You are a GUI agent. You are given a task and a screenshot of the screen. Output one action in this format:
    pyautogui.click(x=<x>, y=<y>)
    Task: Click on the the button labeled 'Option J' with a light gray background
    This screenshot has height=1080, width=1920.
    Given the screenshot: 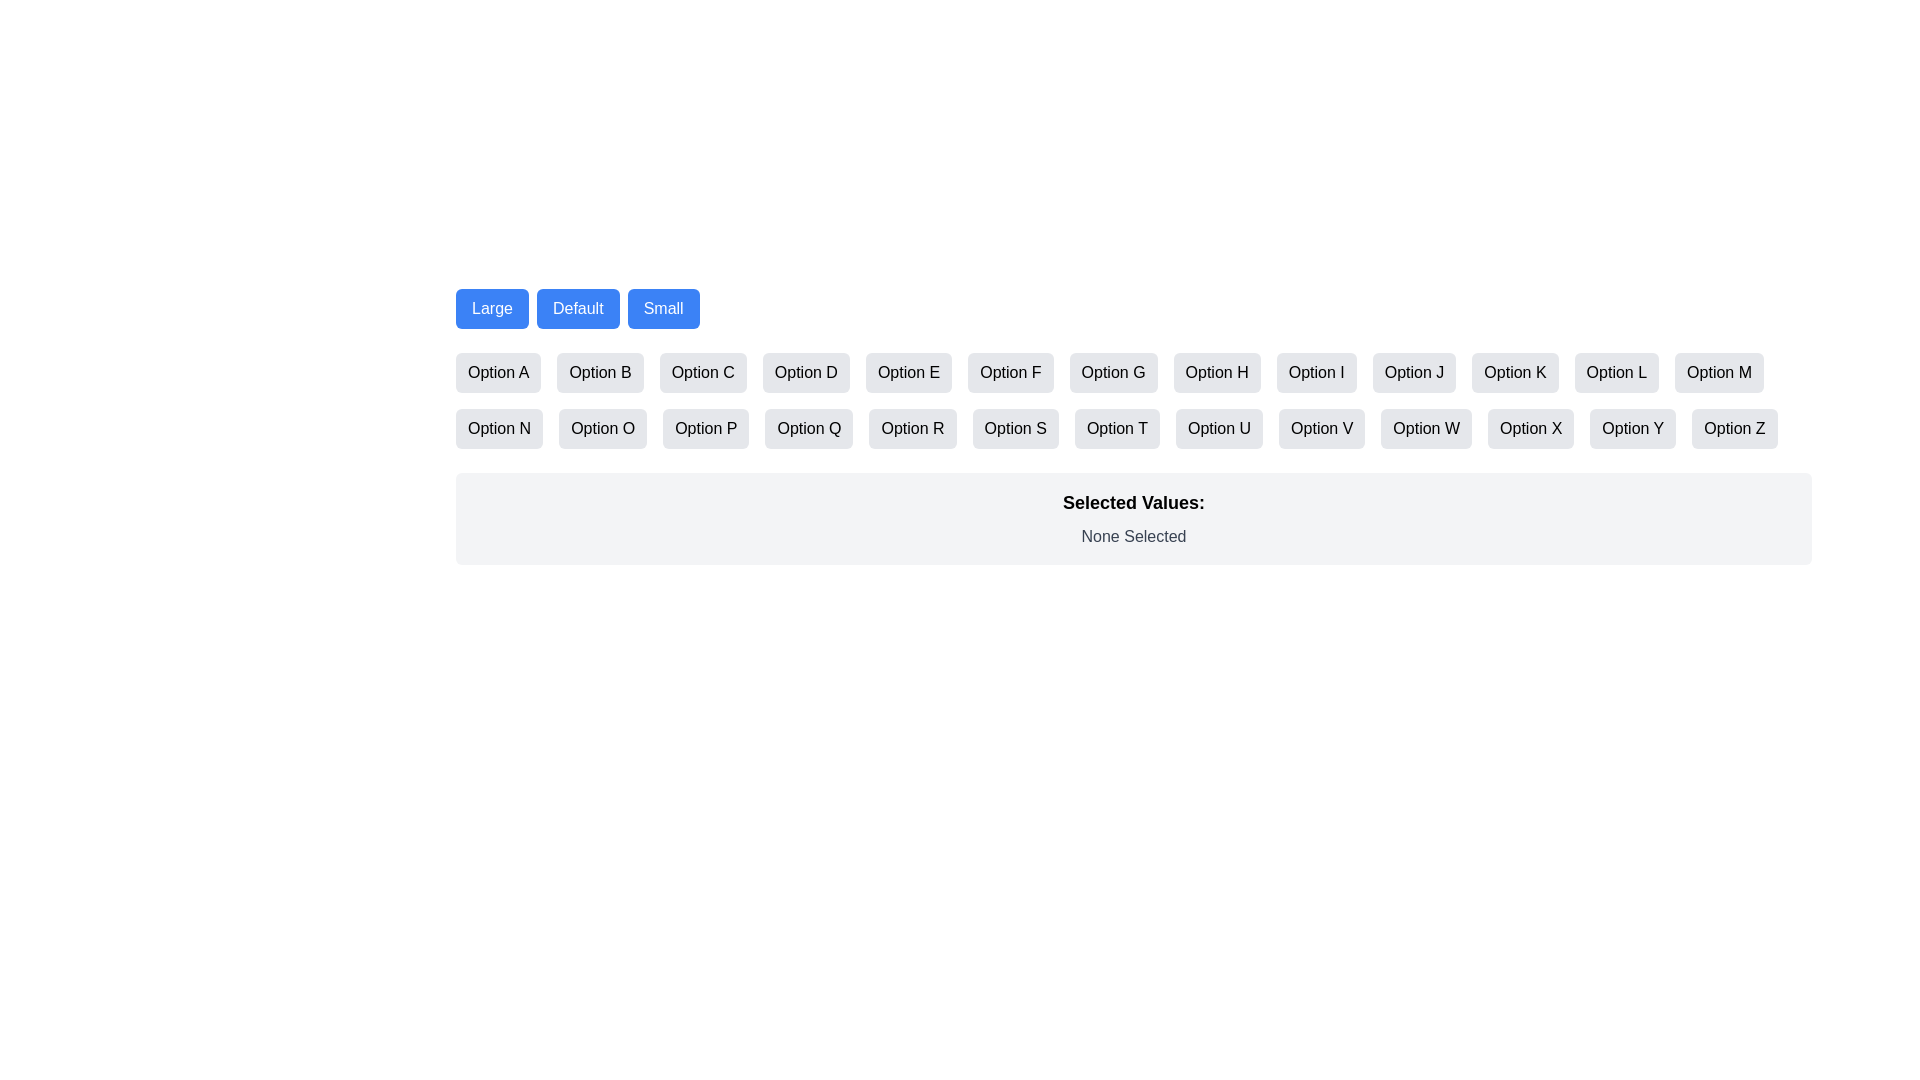 What is the action you would take?
    pyautogui.click(x=1413, y=373)
    